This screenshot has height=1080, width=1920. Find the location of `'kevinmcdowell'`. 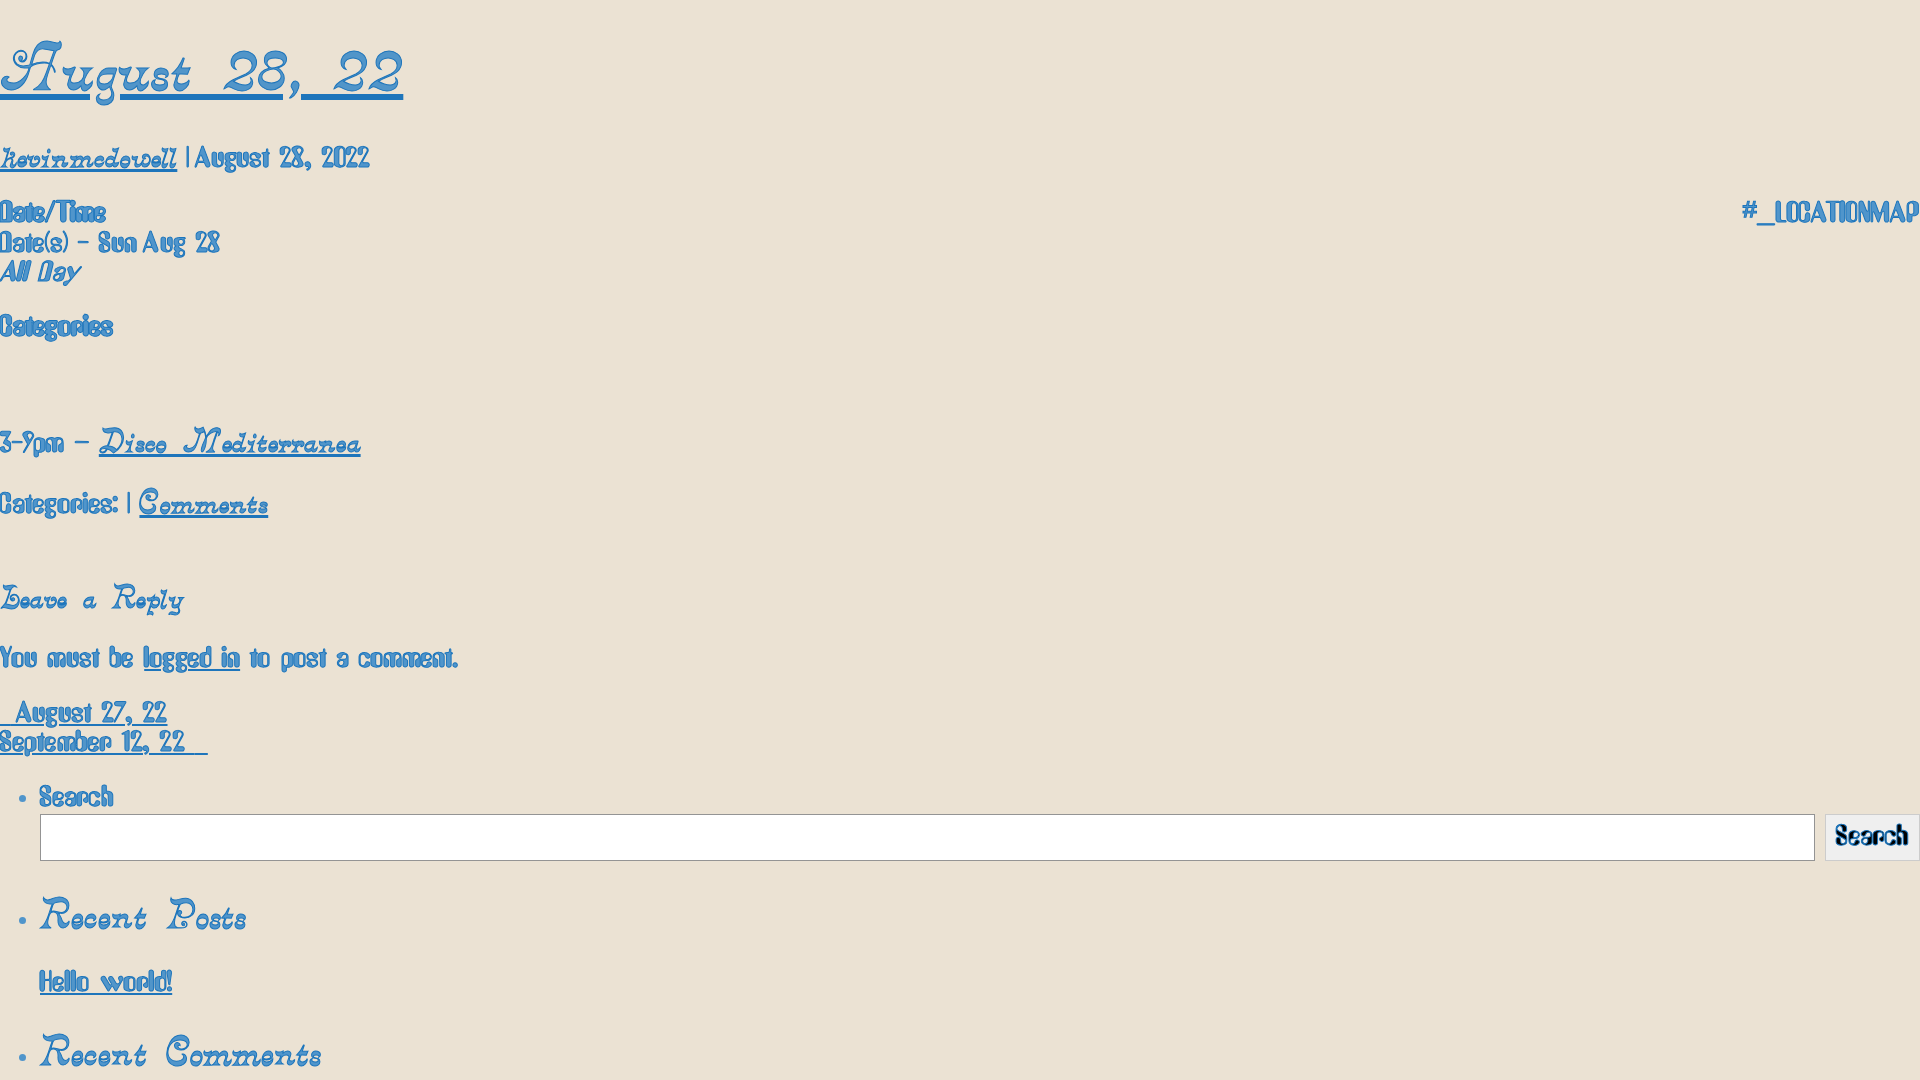

'kevinmcdowell' is located at coordinates (87, 154).